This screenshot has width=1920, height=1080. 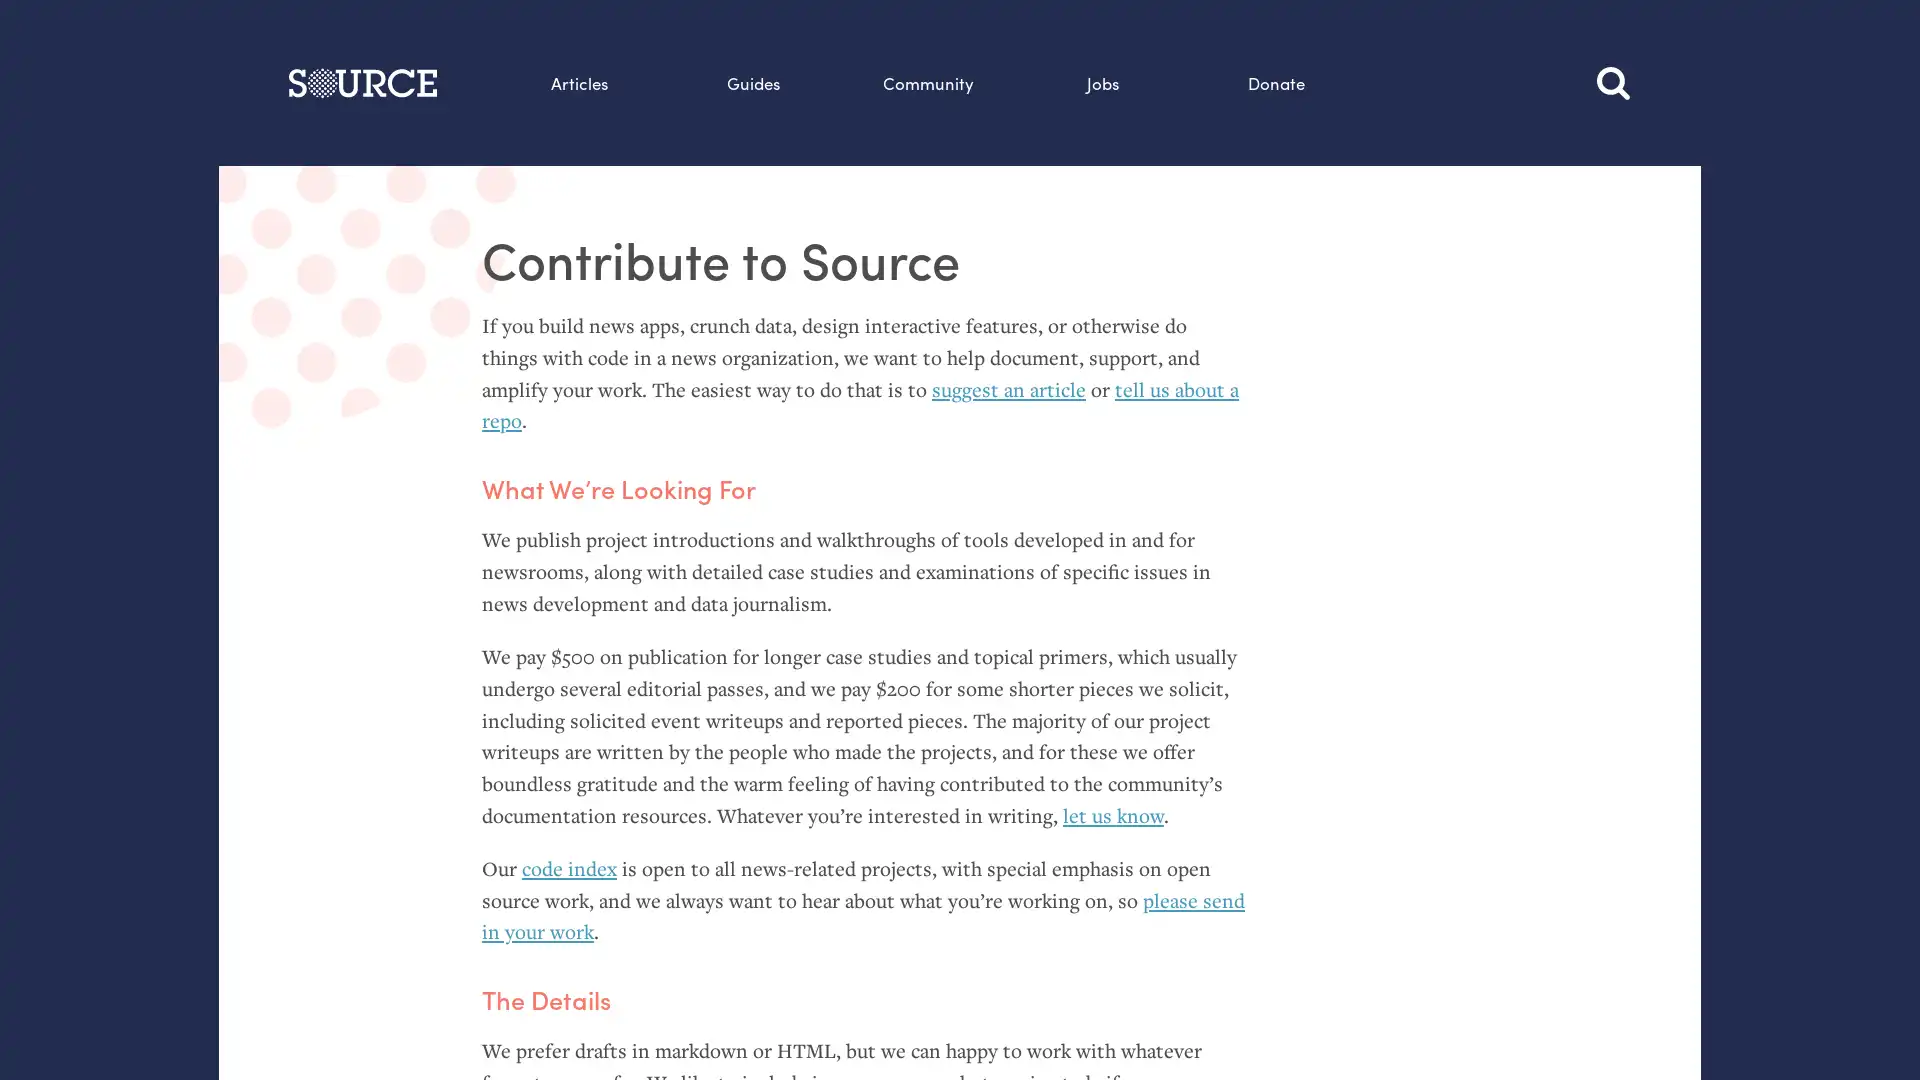 I want to click on Search this site, so click(x=218, y=165).